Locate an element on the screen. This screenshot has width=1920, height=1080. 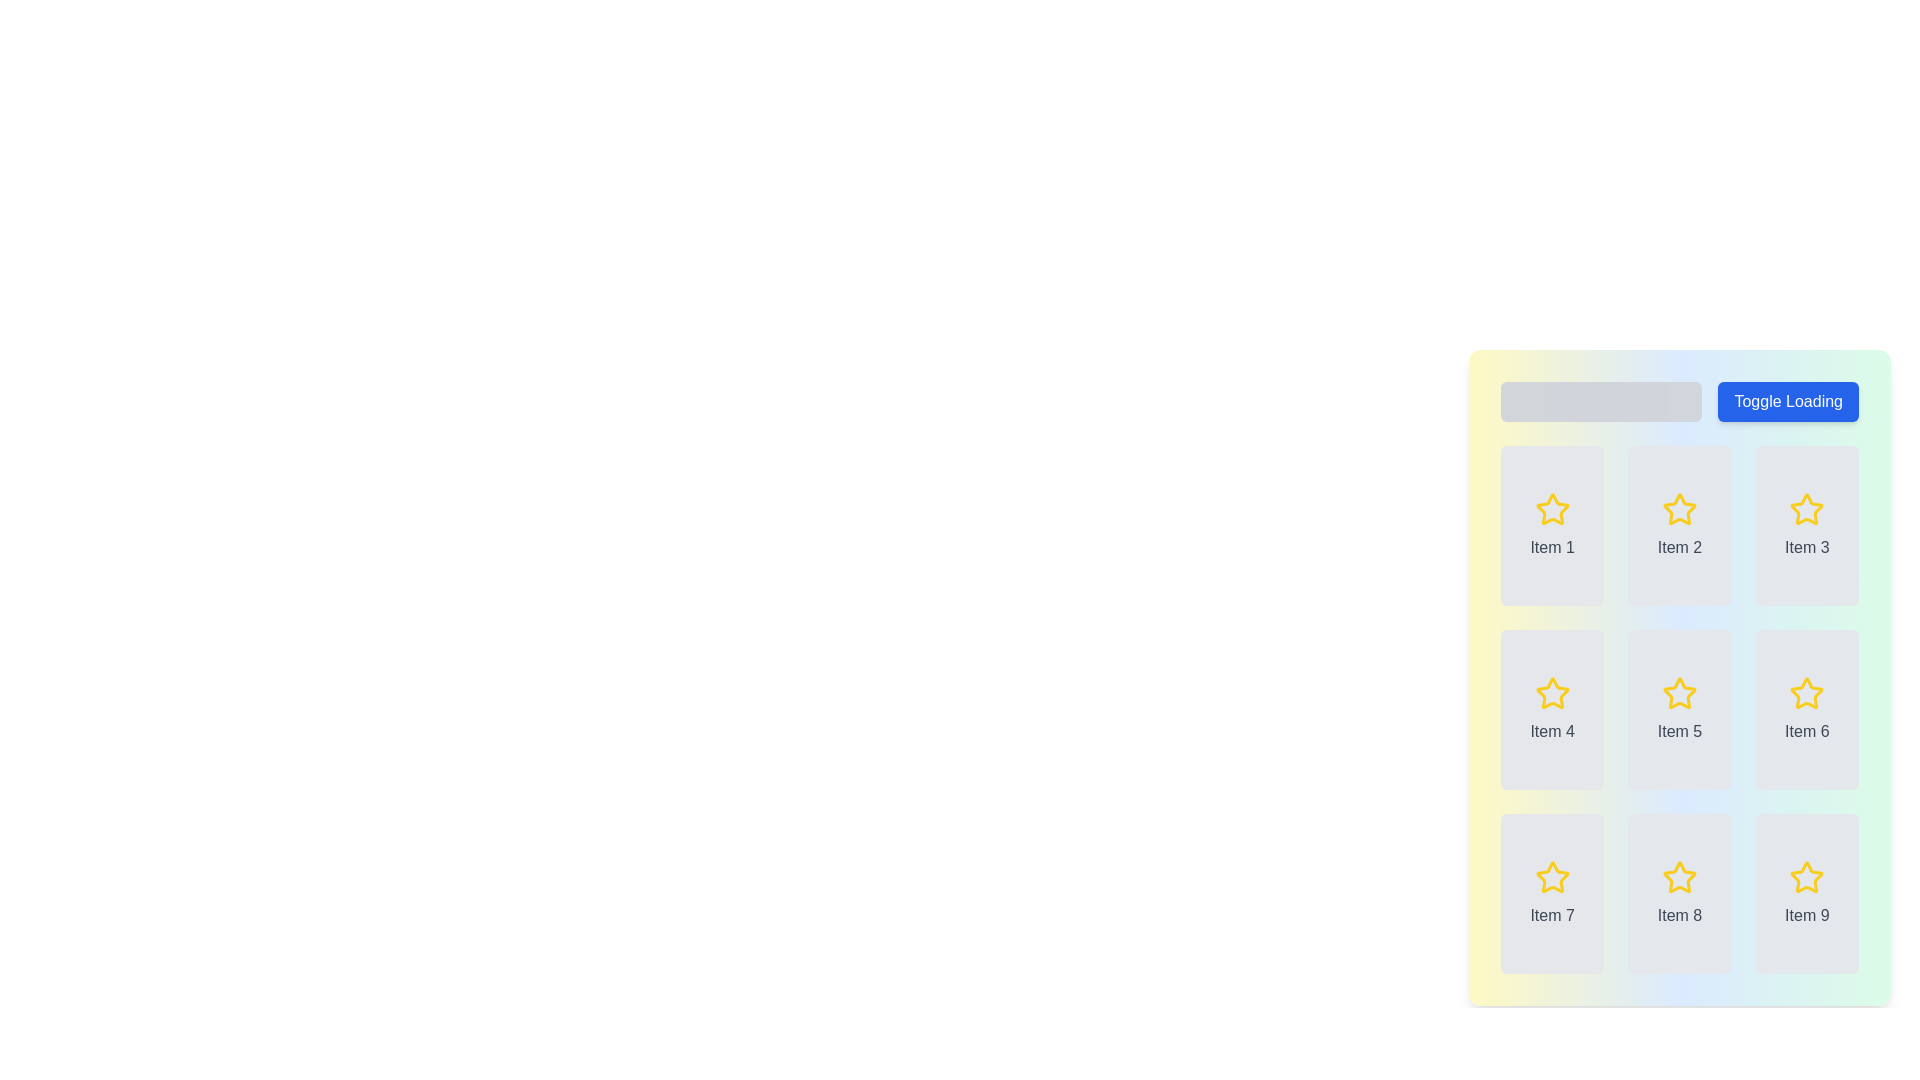
the text label reading 'Item 4', which is styled with a gray color and medium font weight, located directly beneath a yellow star icon is located at coordinates (1551, 732).